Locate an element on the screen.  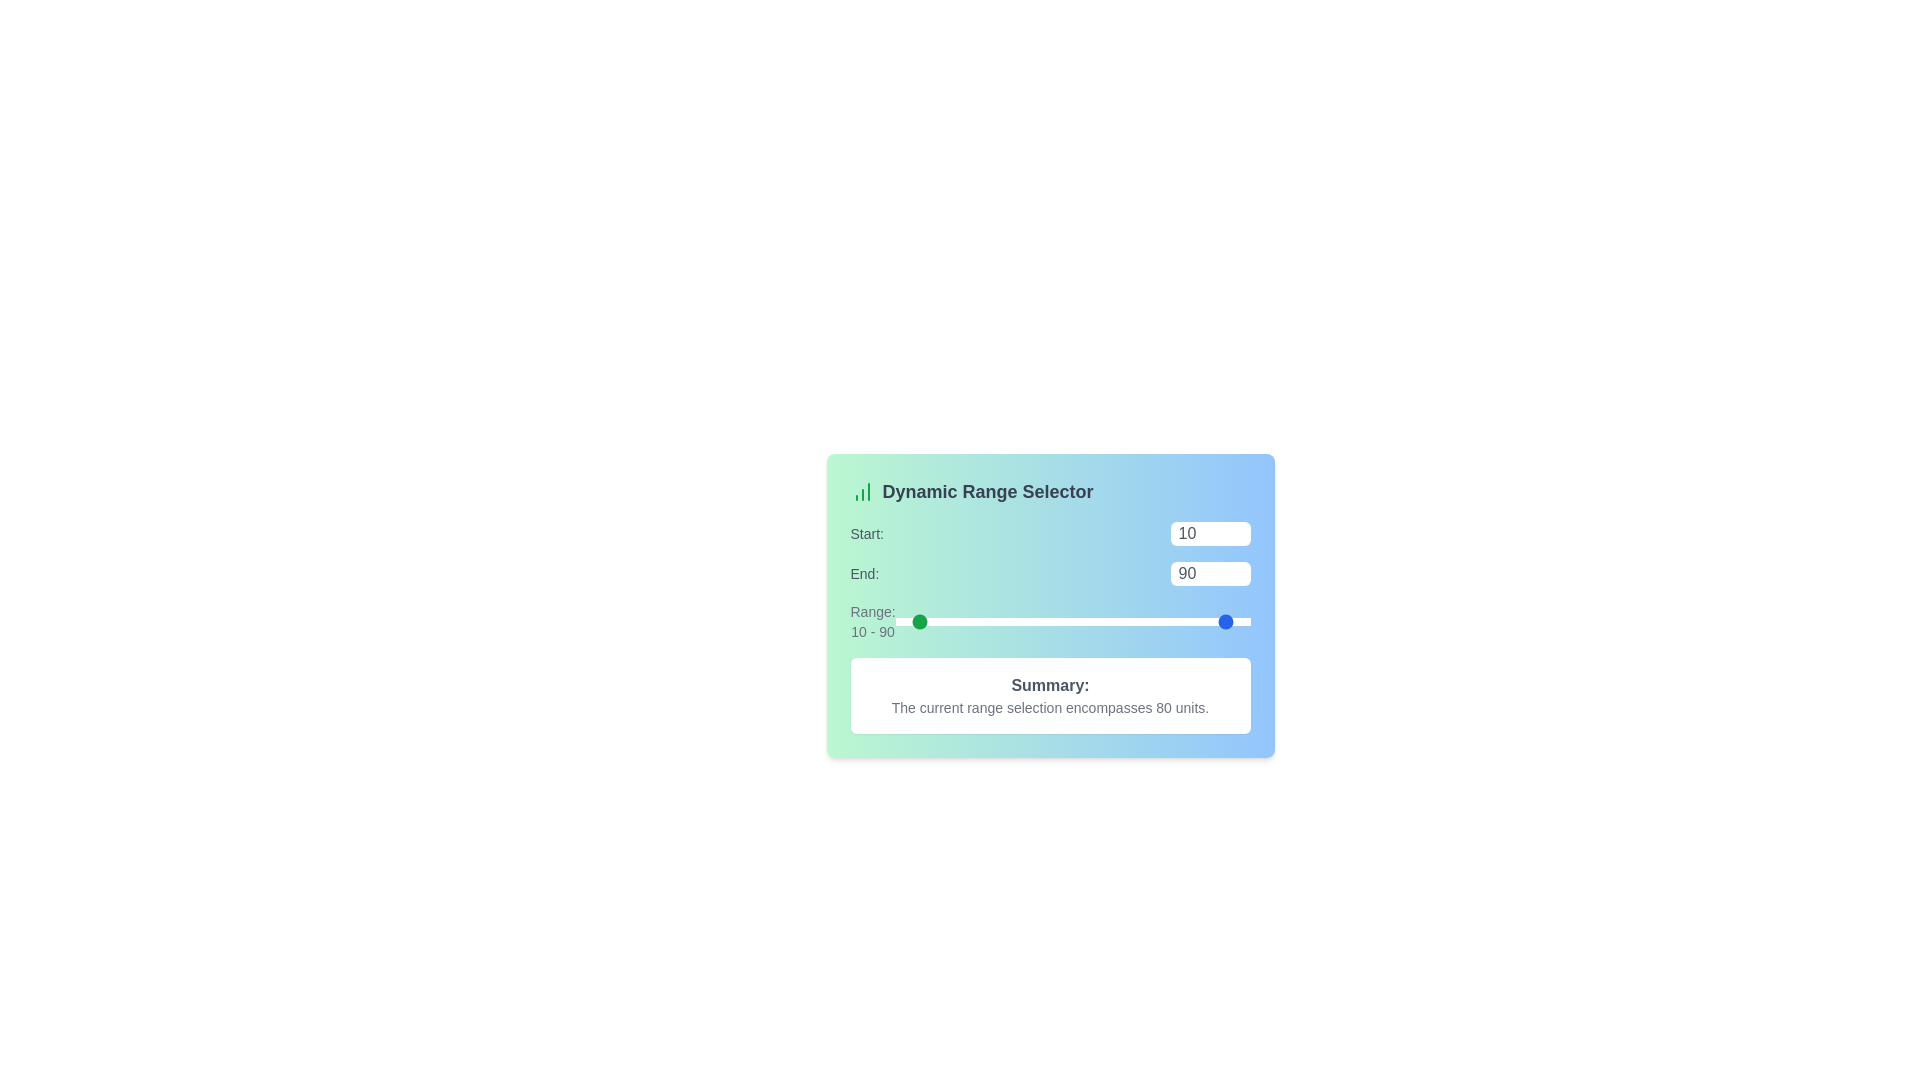
the 'Start' range value to 32 using the input box is located at coordinates (1209, 532).